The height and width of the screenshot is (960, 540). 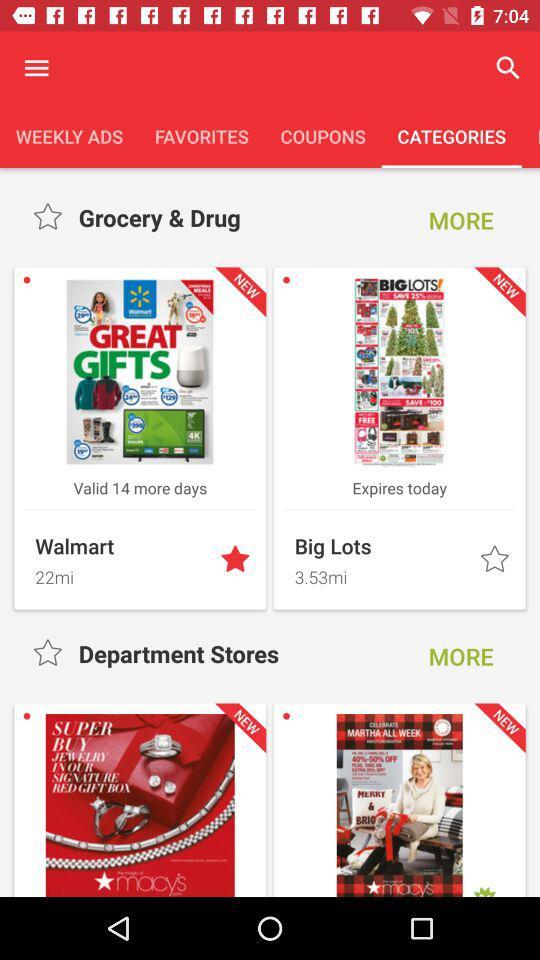 What do you see at coordinates (237, 560) in the screenshot?
I see `mark as favorite` at bounding box center [237, 560].